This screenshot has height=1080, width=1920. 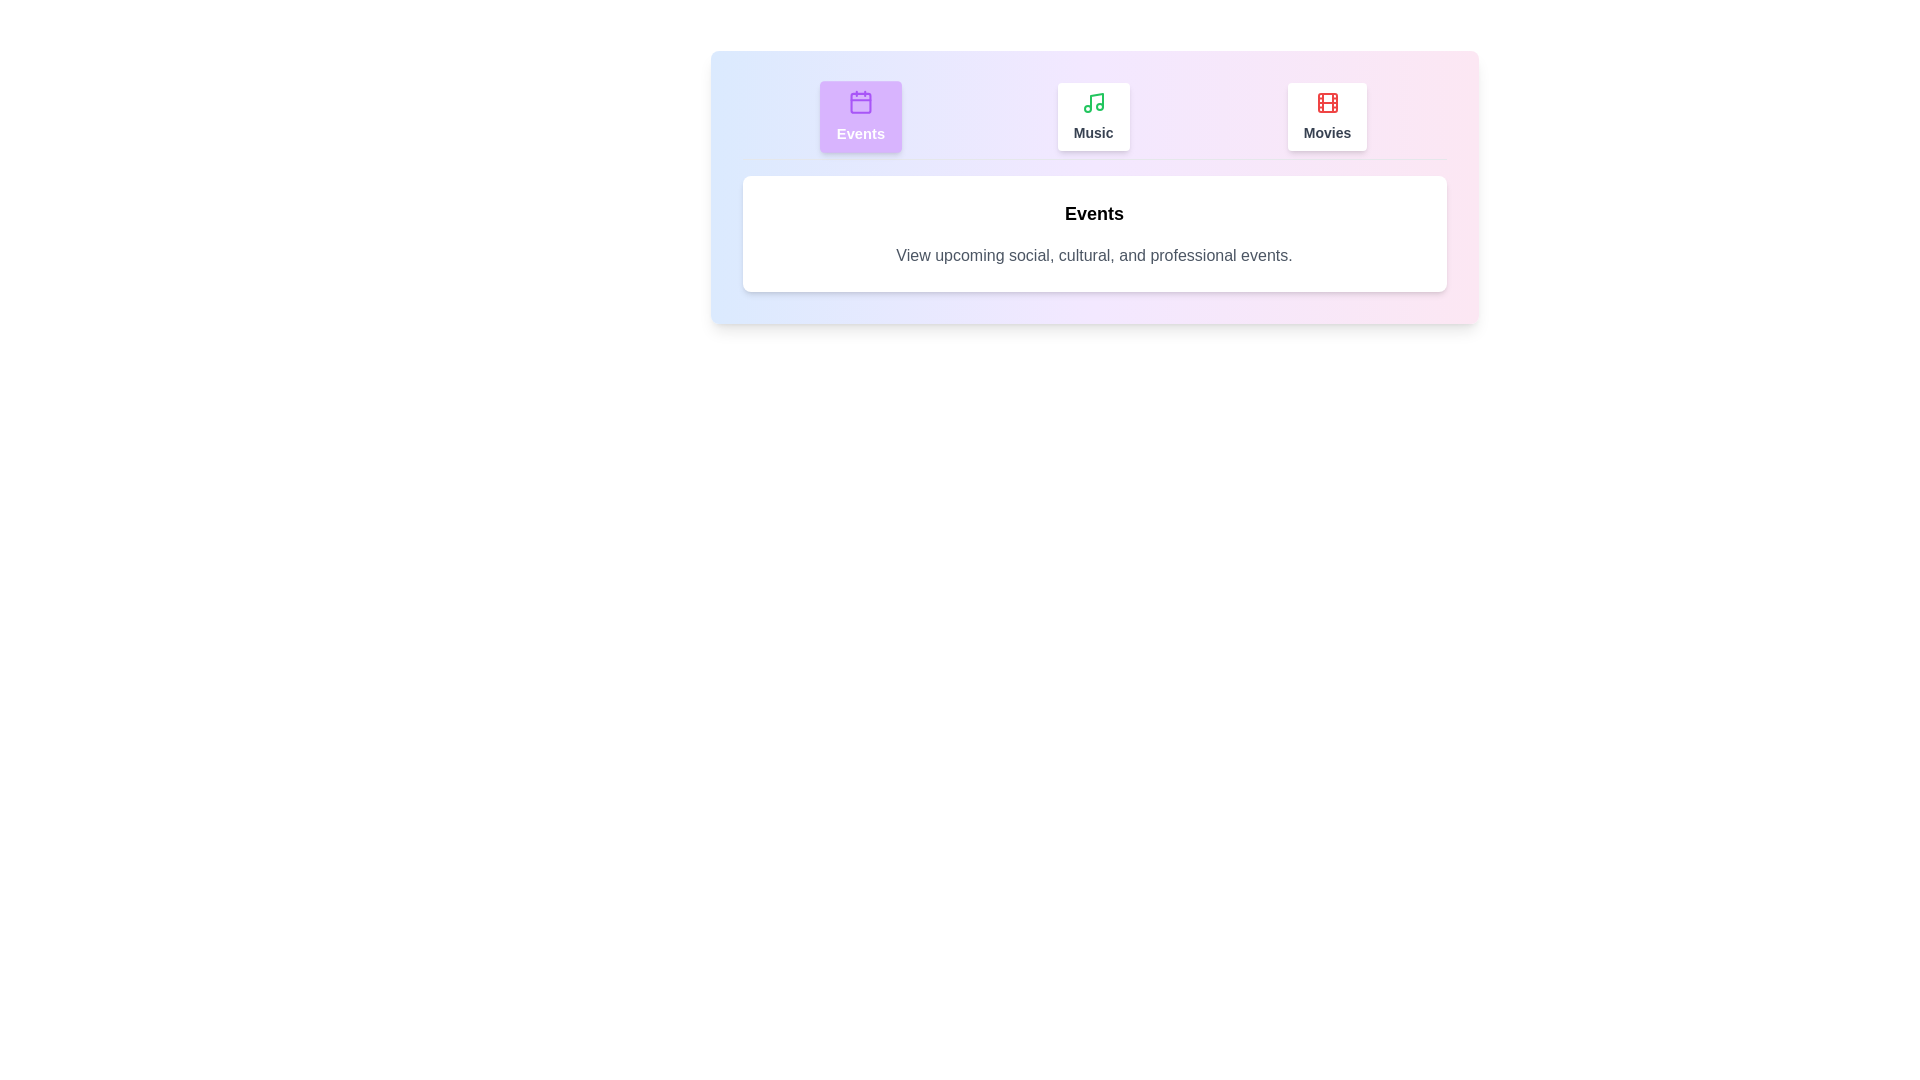 What do you see at coordinates (765, 242) in the screenshot?
I see `the text content of the active tab` at bounding box center [765, 242].